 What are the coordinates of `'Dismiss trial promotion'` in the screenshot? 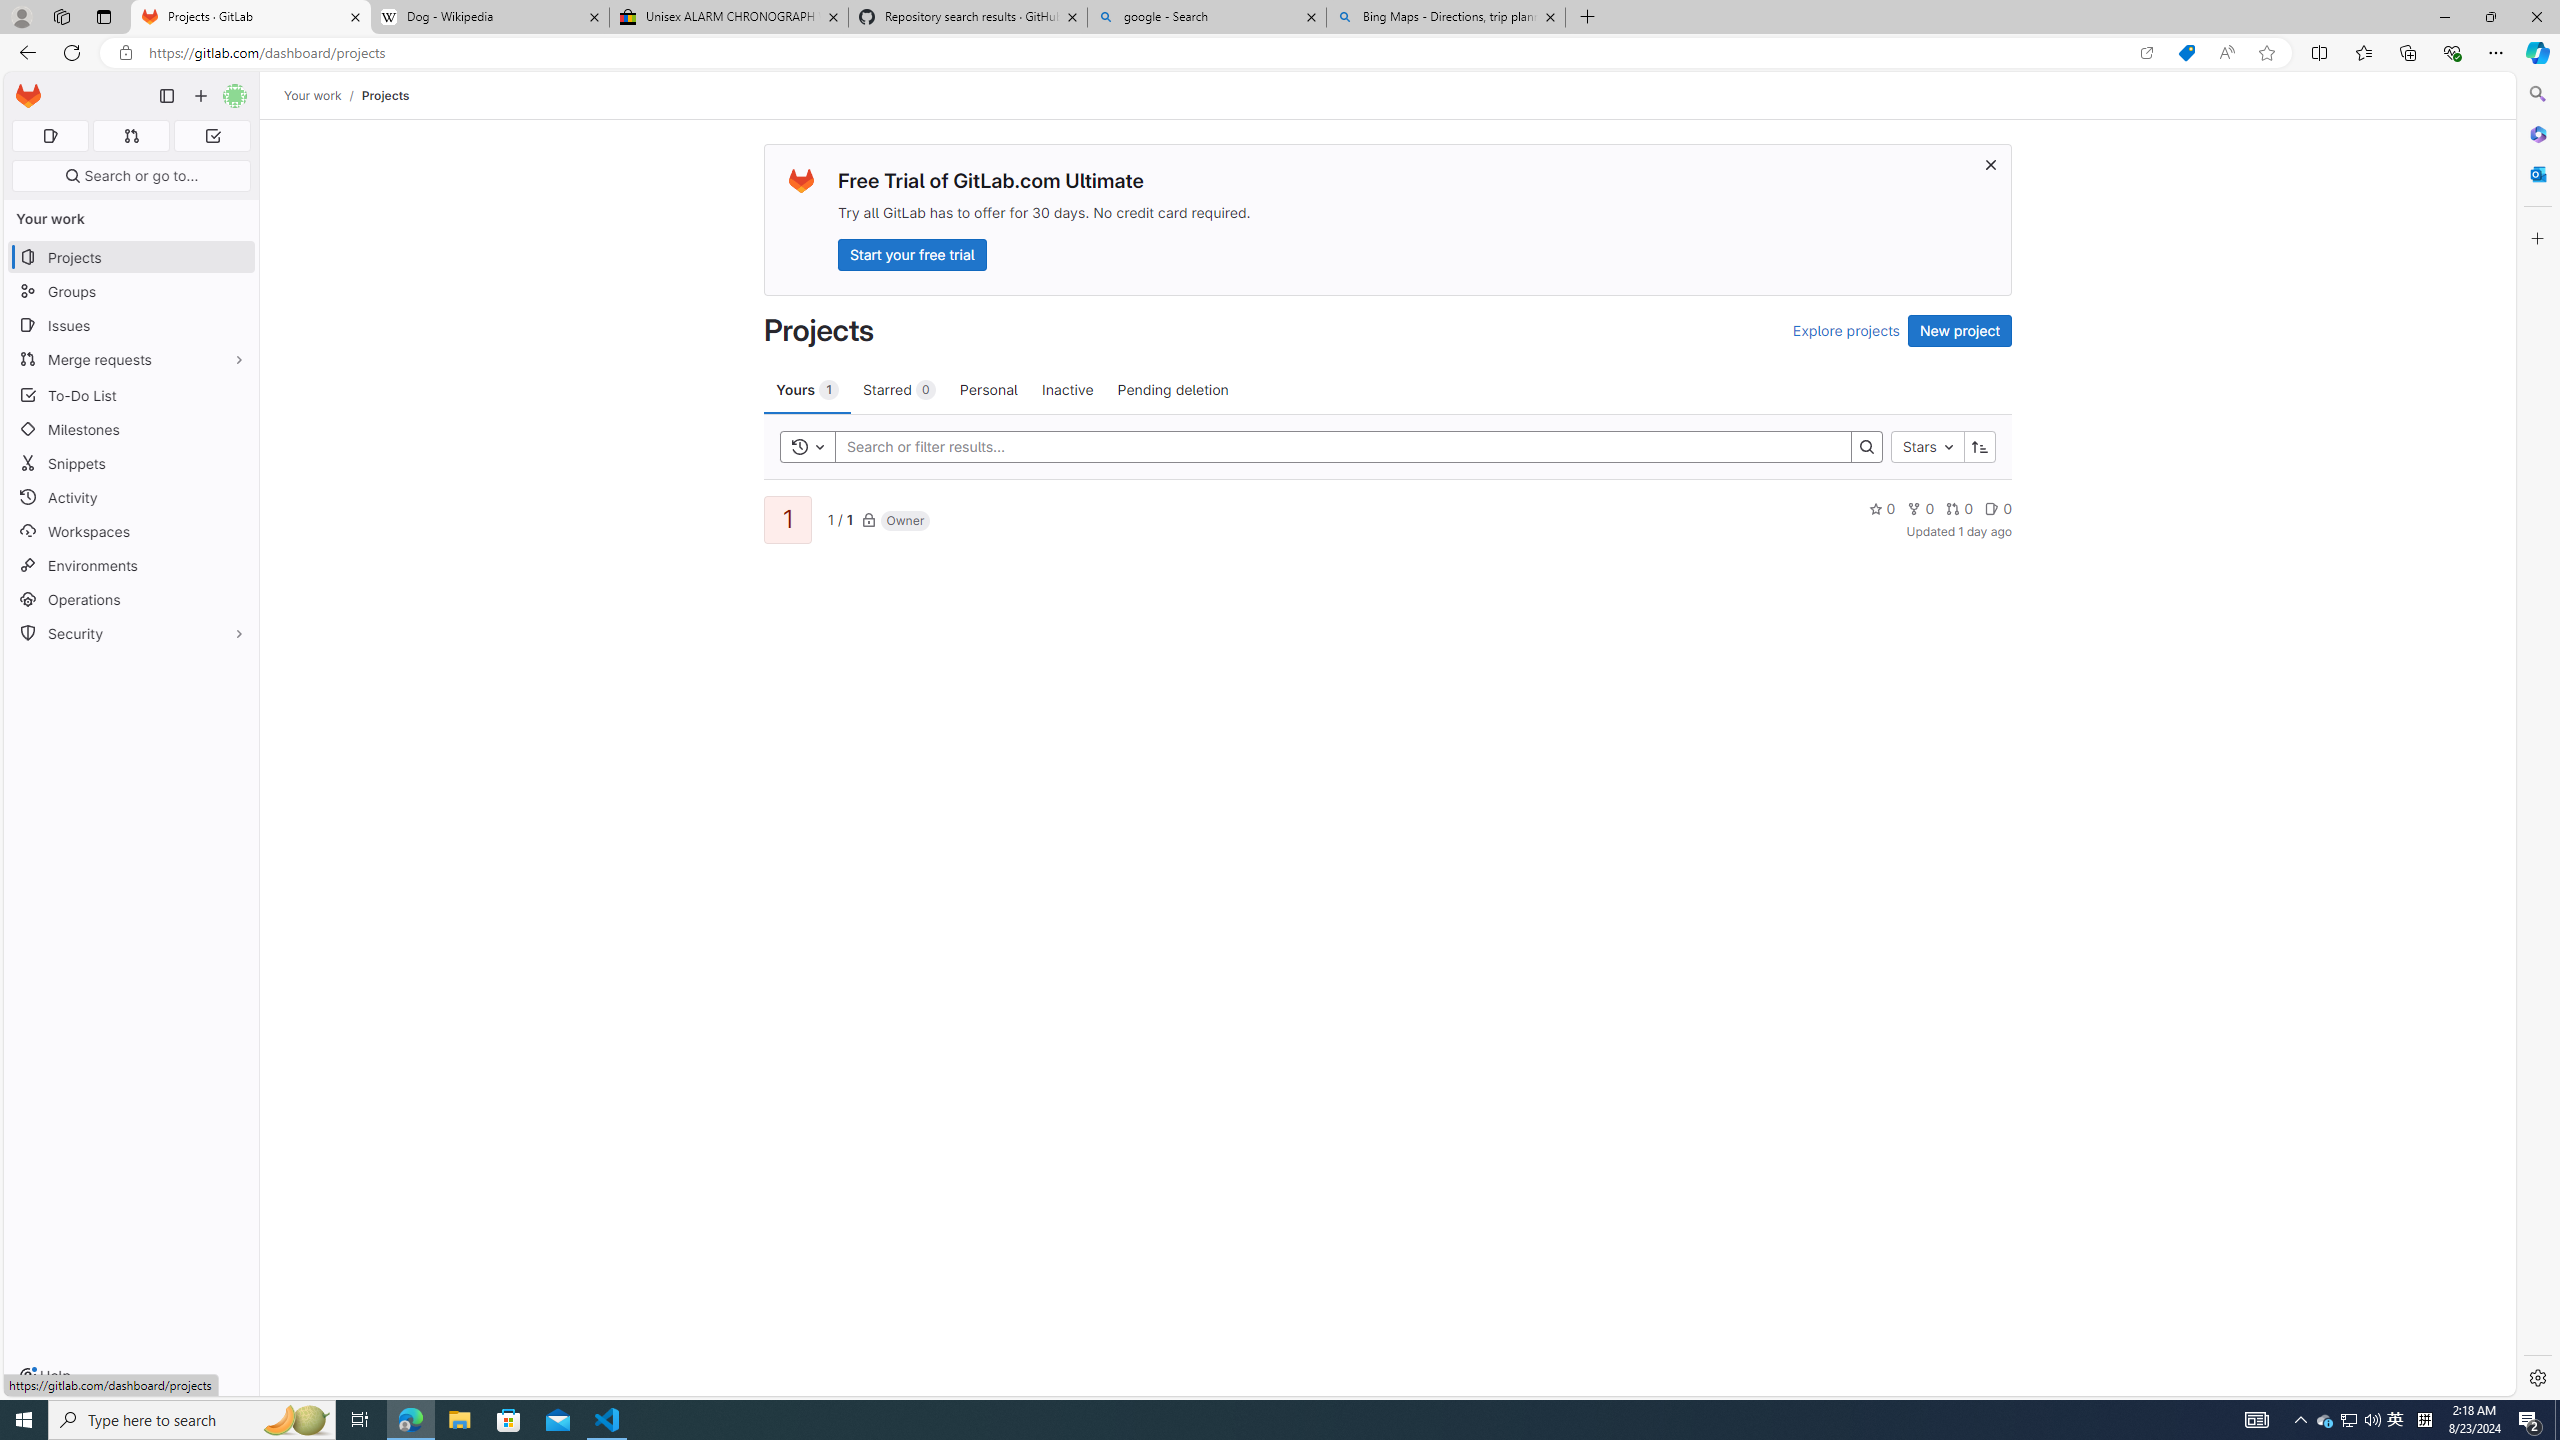 It's located at (1989, 164).